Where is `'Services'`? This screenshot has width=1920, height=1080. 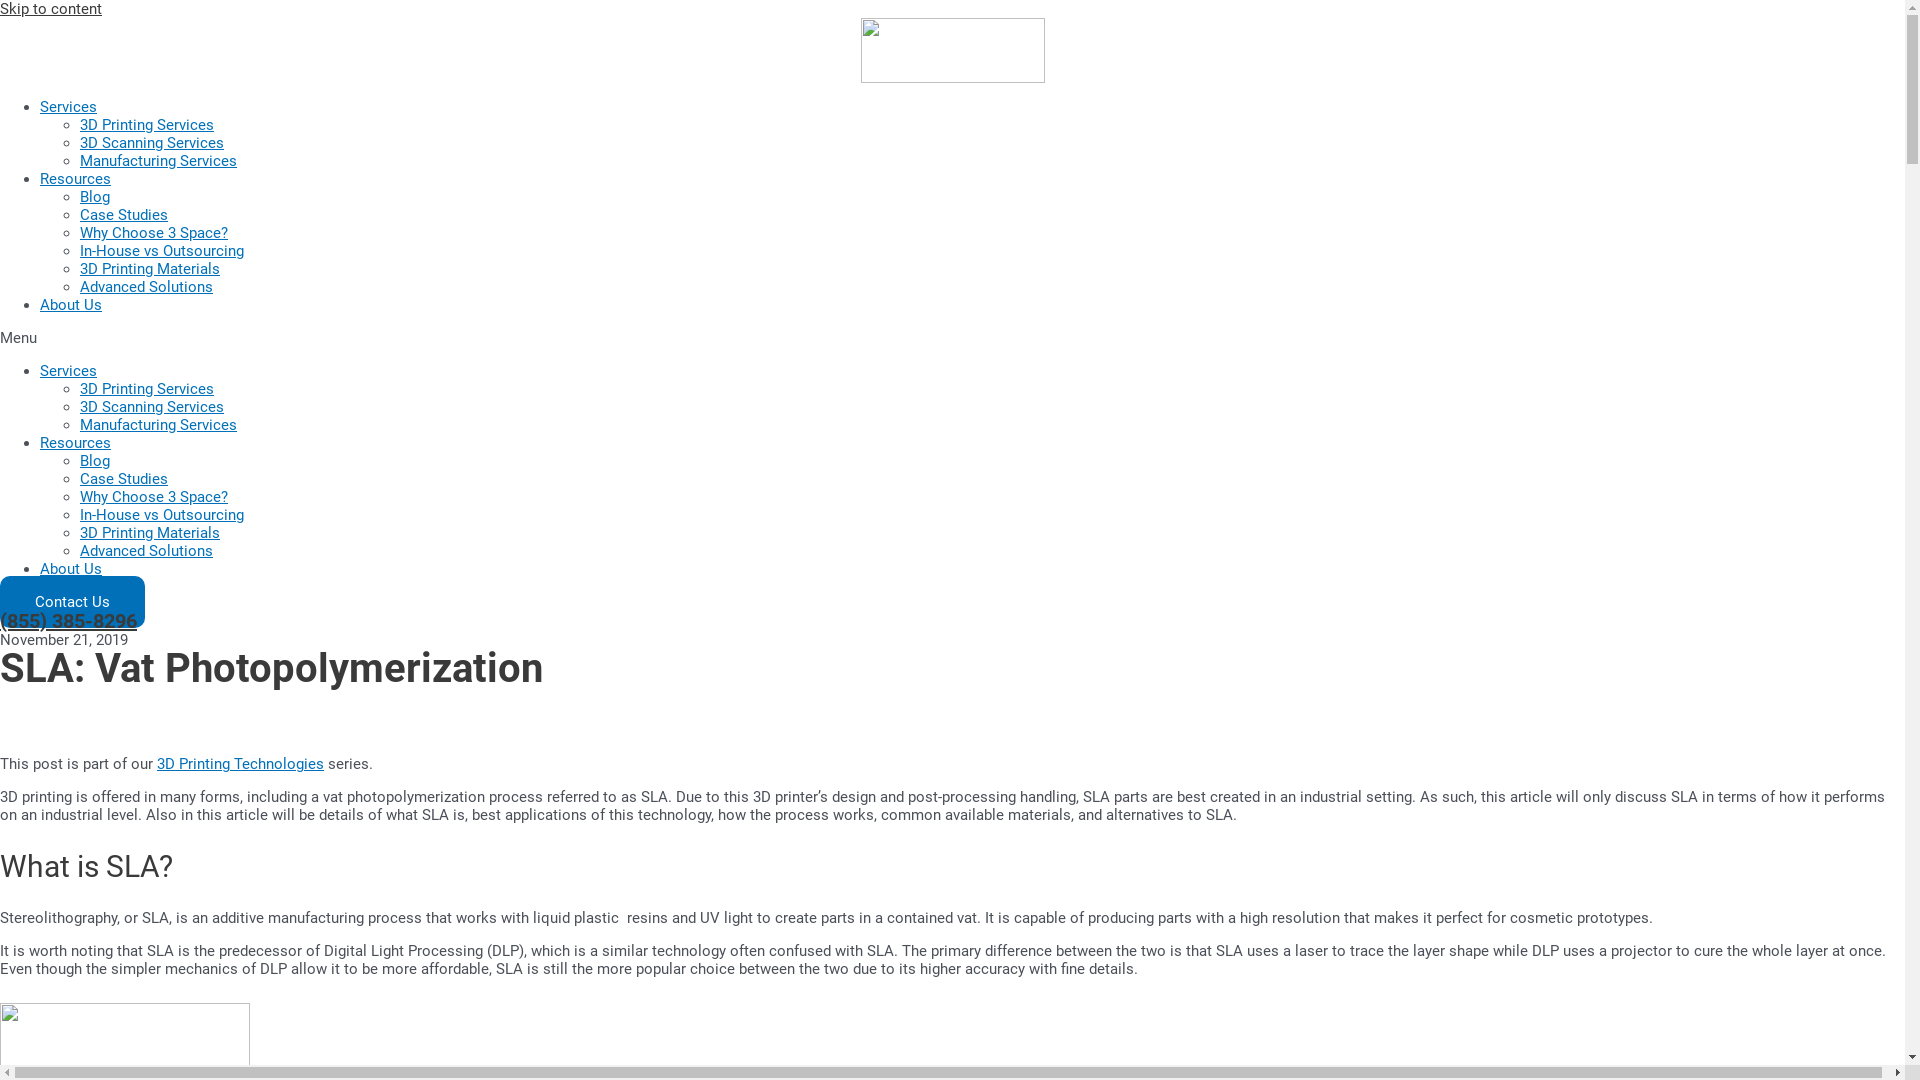 'Services' is located at coordinates (68, 107).